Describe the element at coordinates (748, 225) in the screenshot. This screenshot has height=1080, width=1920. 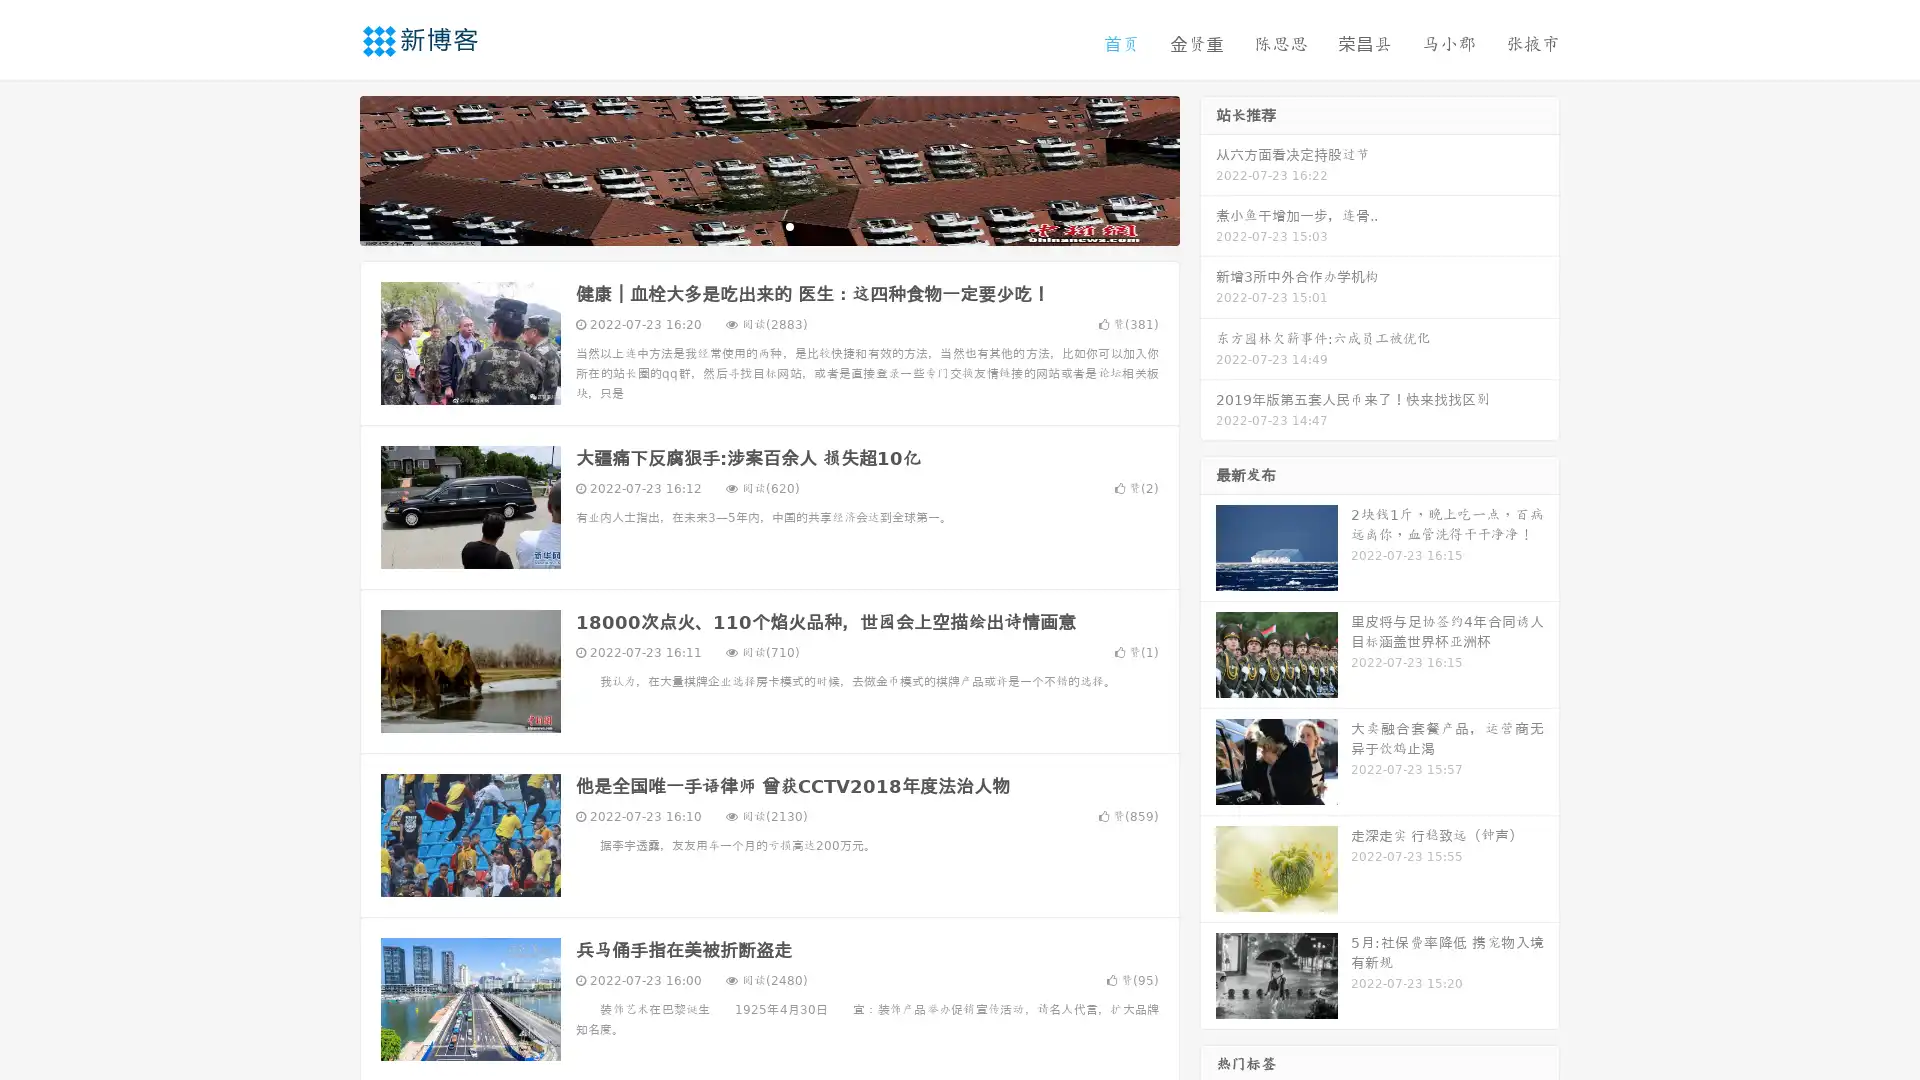
I see `Go to slide 1` at that location.